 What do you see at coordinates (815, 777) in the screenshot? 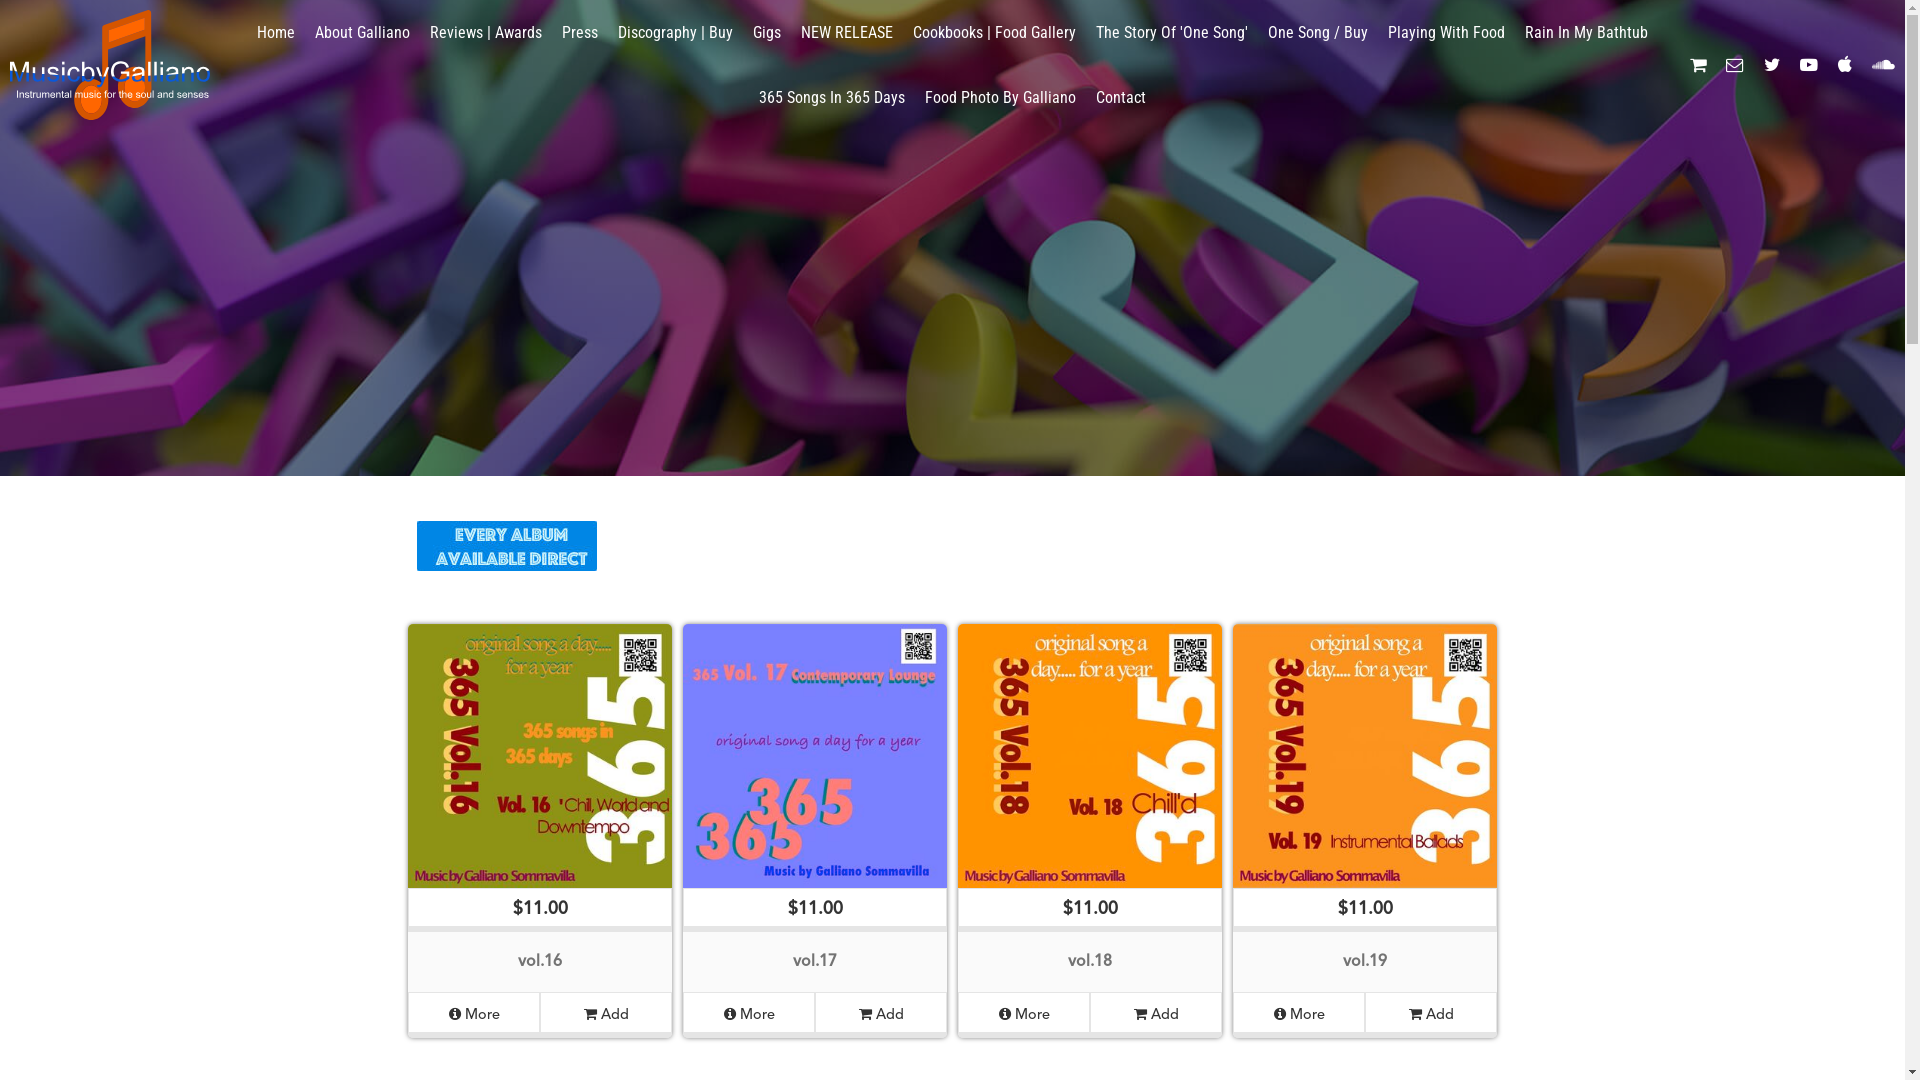
I see `'$11.00'` at bounding box center [815, 777].